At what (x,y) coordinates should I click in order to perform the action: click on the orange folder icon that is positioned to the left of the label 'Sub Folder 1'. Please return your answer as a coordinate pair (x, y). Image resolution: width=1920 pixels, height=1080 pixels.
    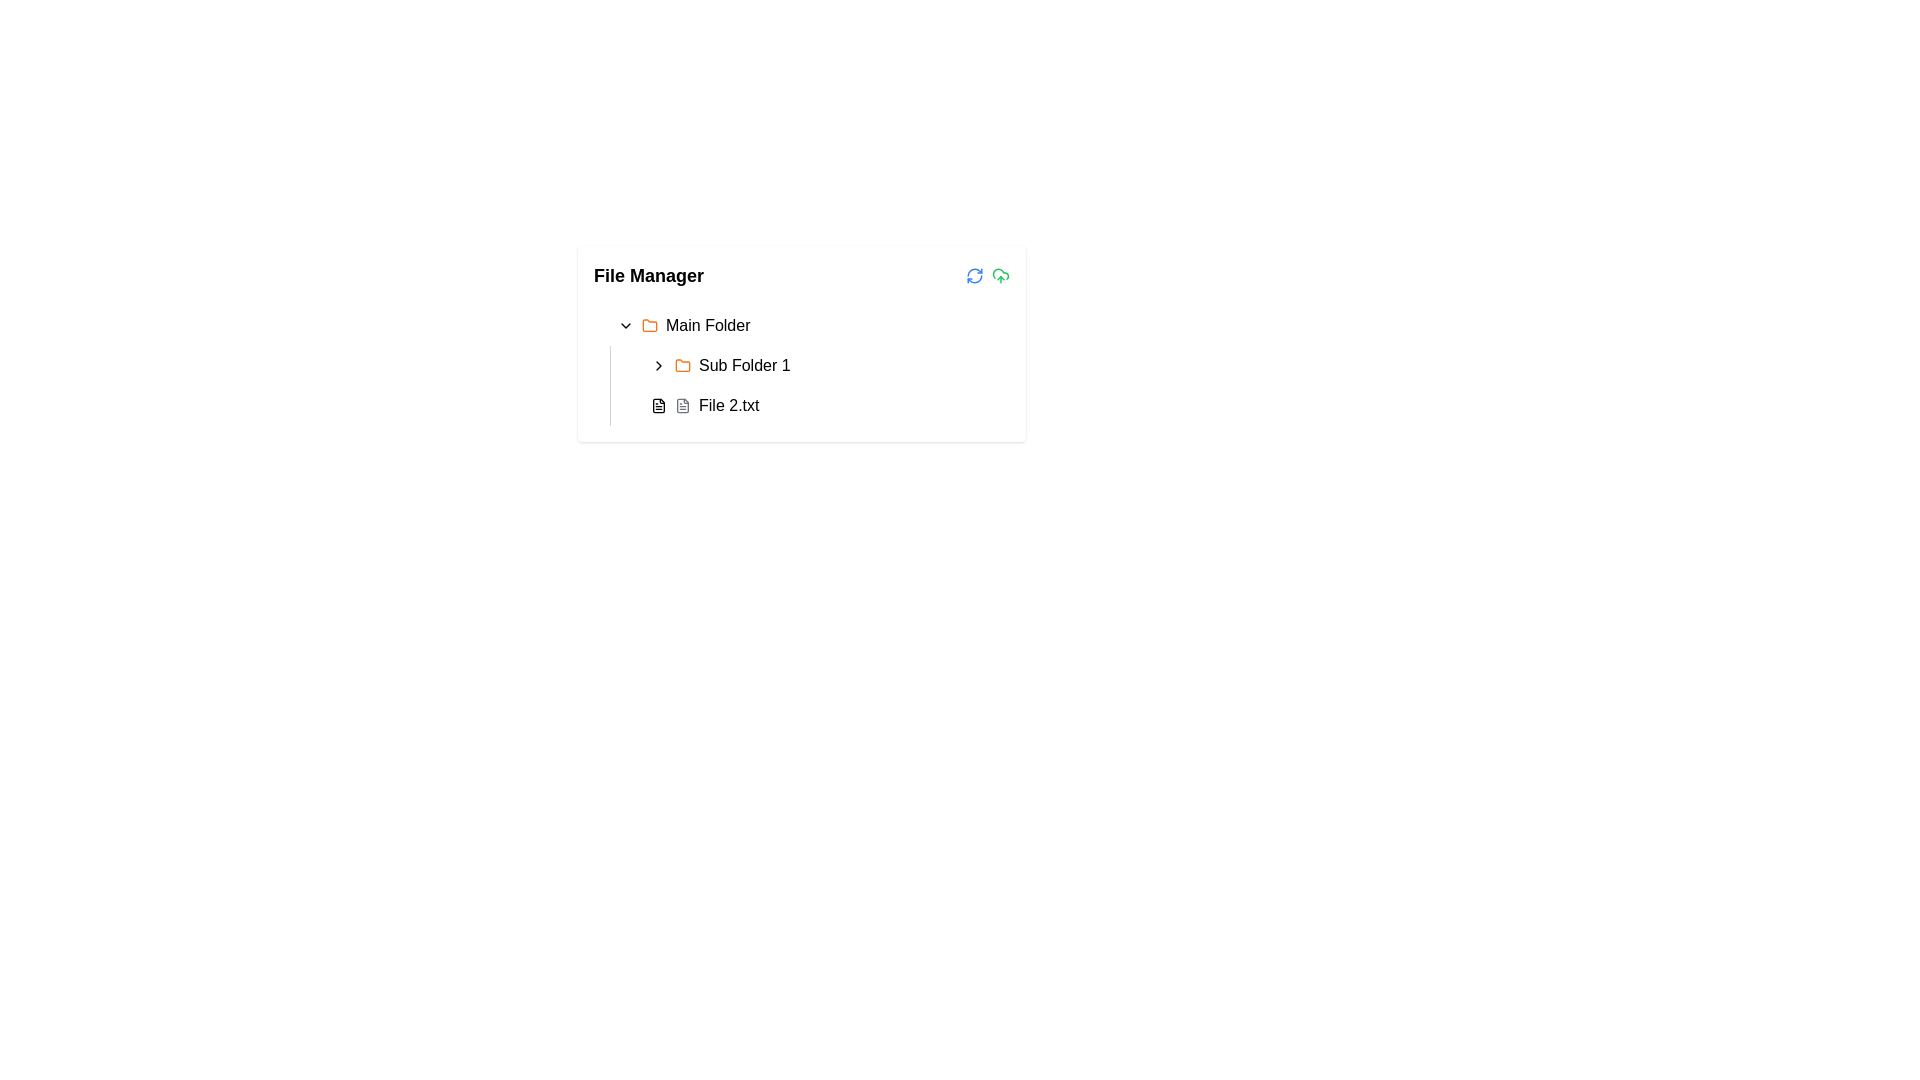
    Looking at the image, I should click on (682, 366).